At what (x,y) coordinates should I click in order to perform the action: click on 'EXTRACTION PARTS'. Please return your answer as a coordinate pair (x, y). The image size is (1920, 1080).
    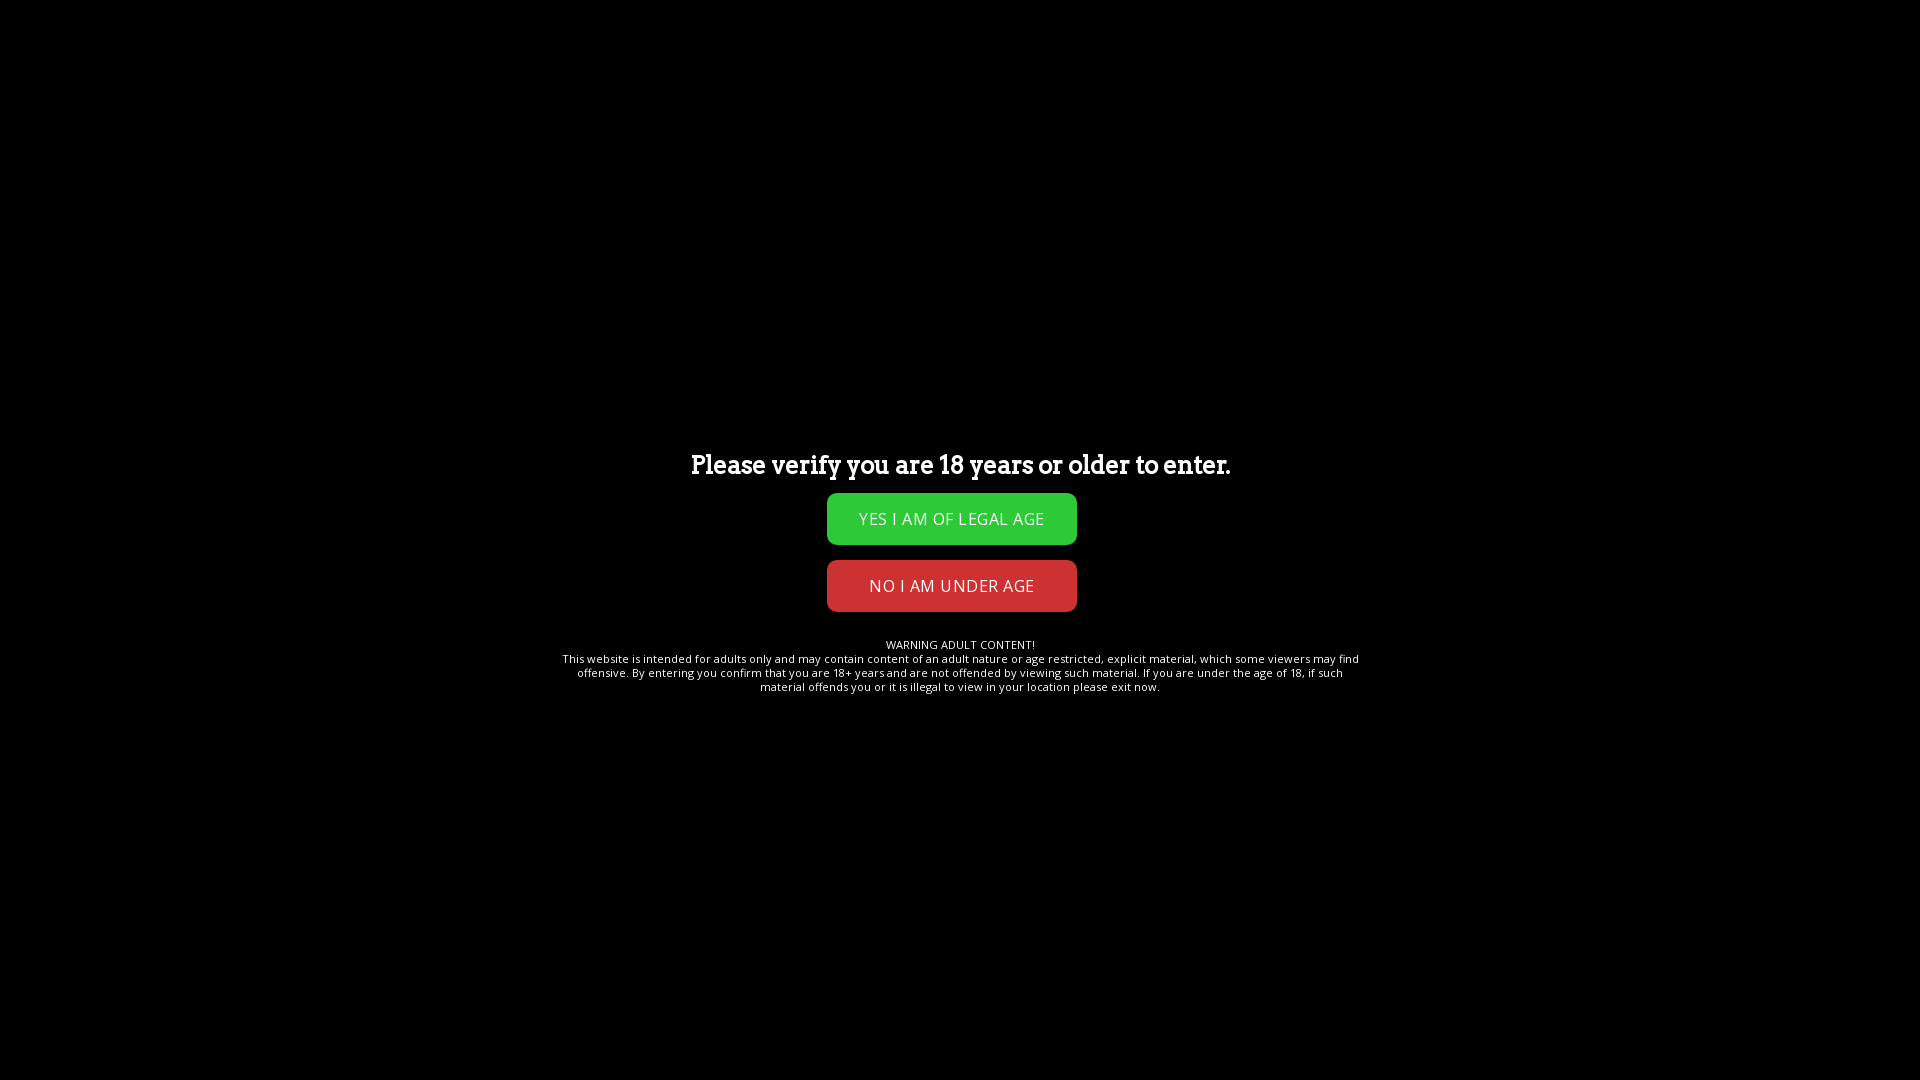
    Looking at the image, I should click on (231, 211).